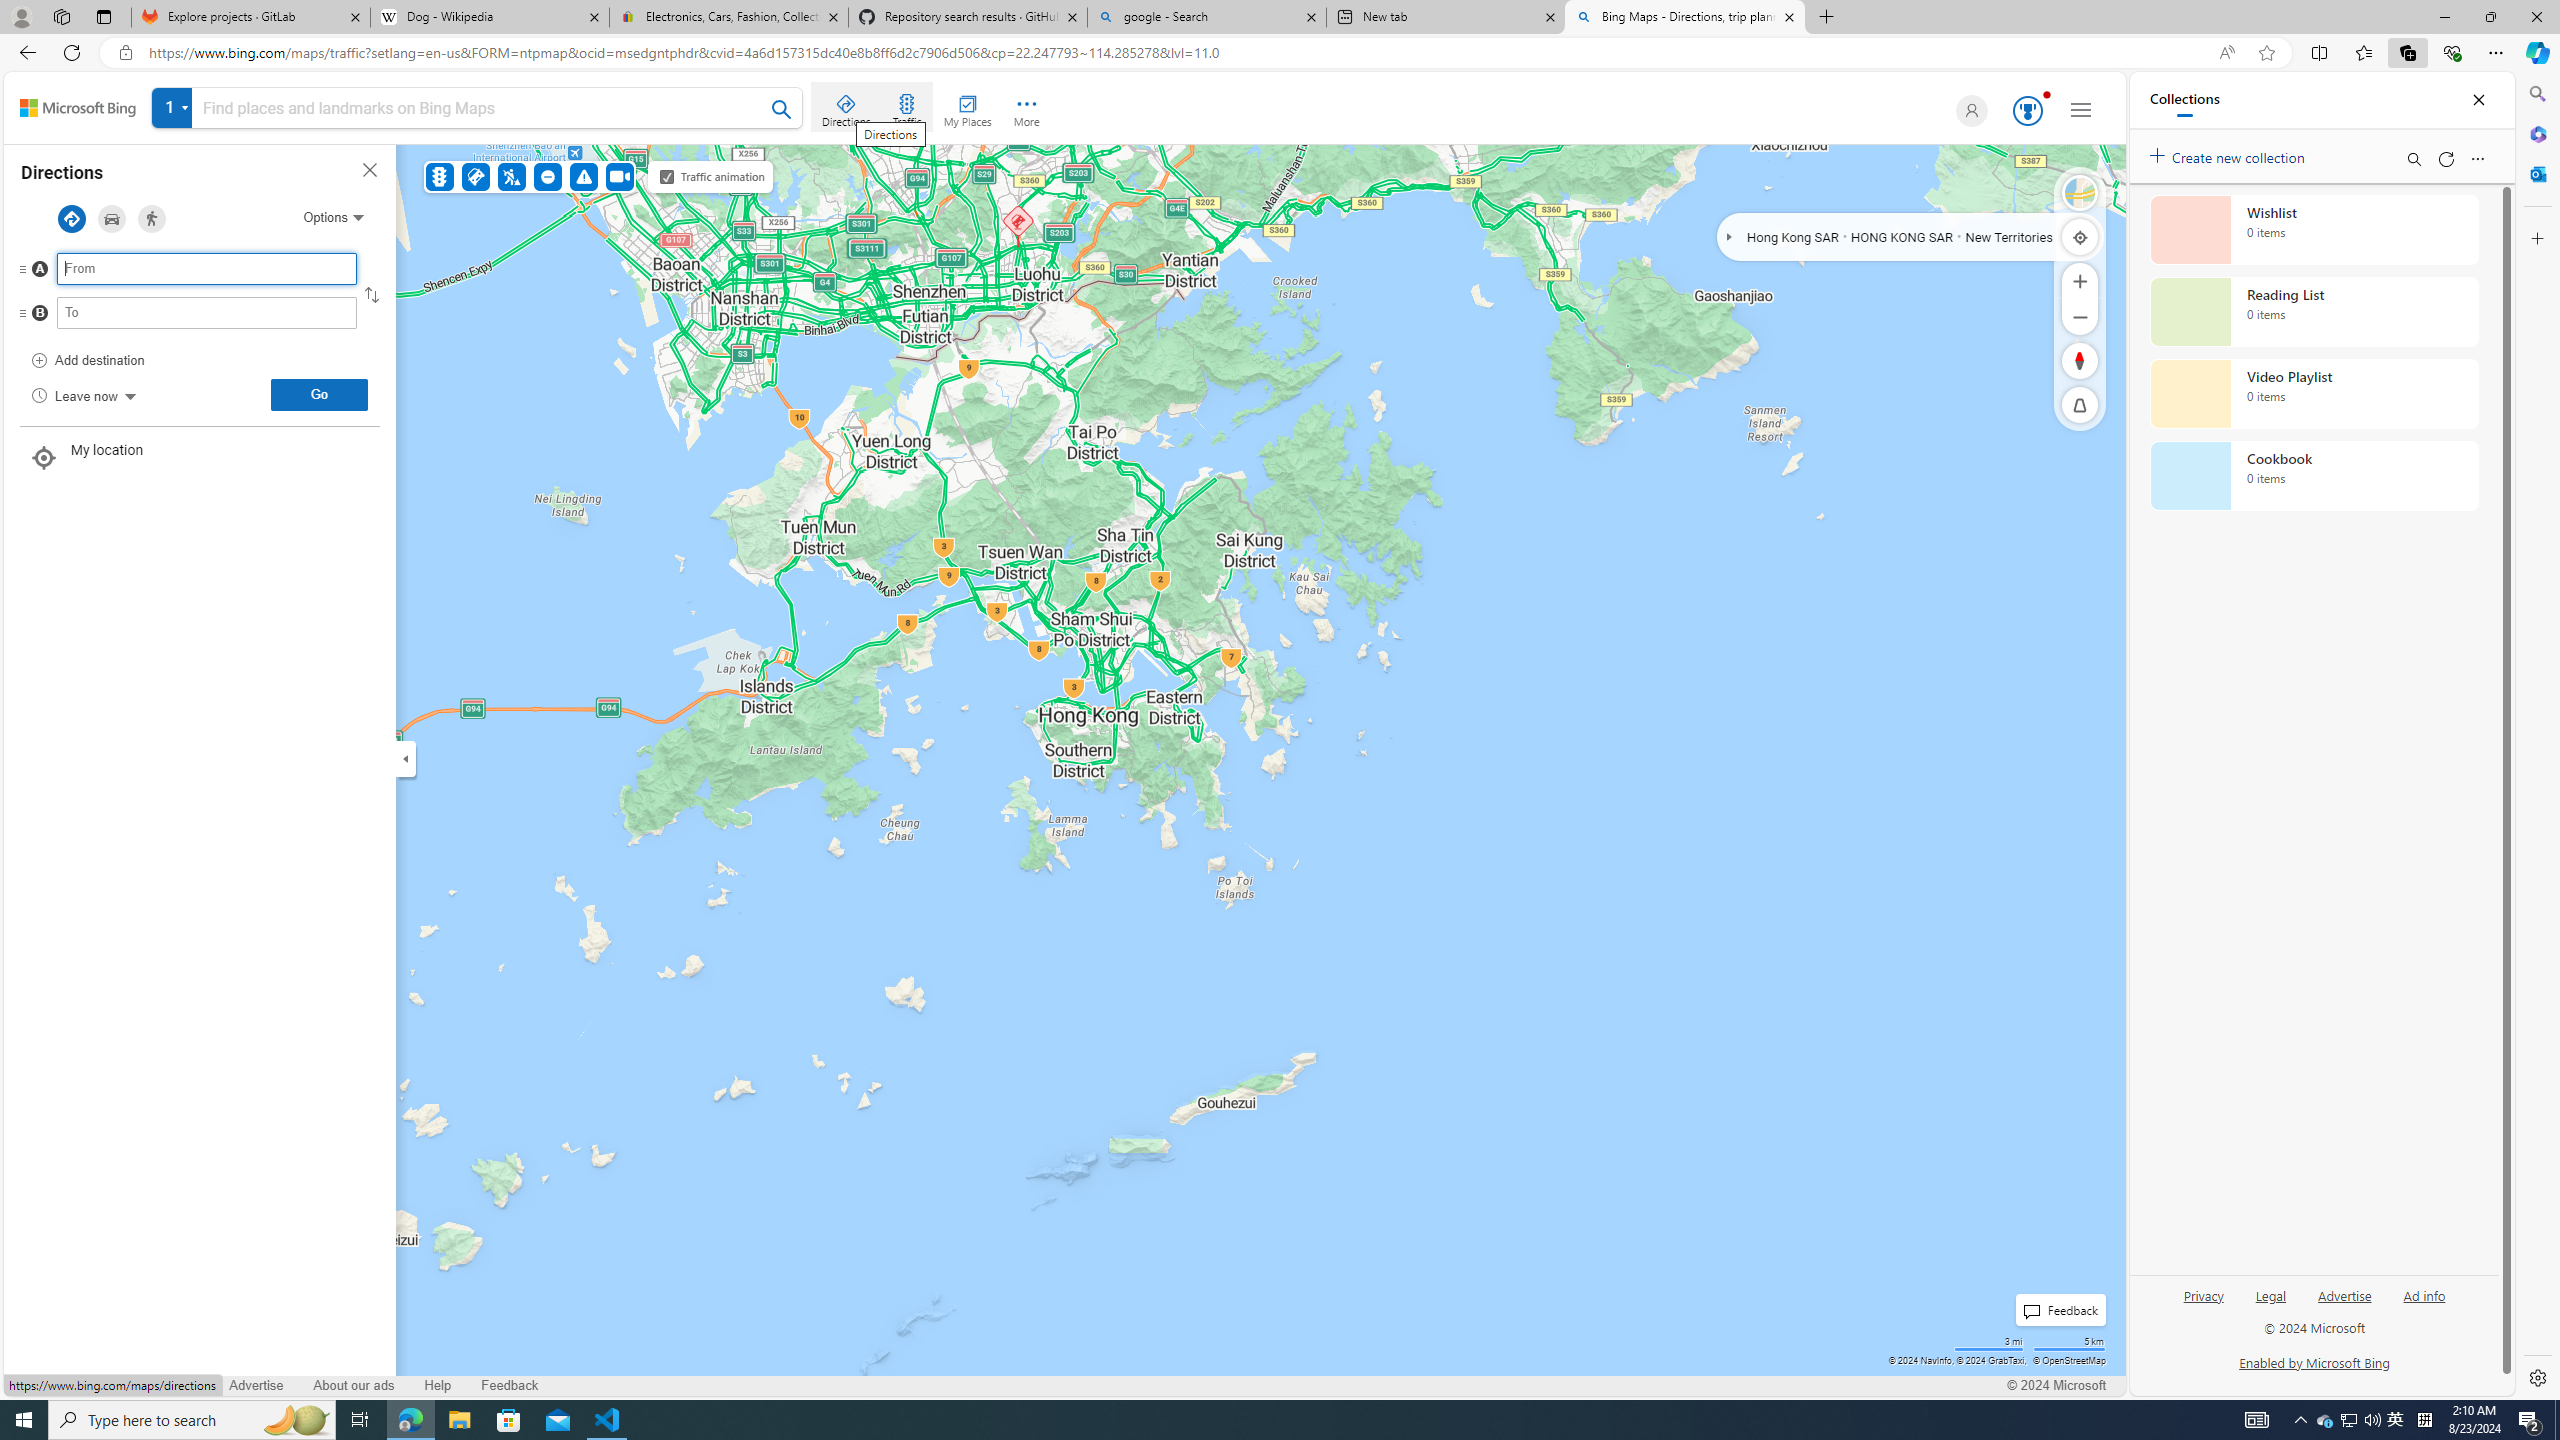 The height and width of the screenshot is (1440, 2560). Describe the element at coordinates (370, 294) in the screenshot. I see `'Reverse'` at that location.